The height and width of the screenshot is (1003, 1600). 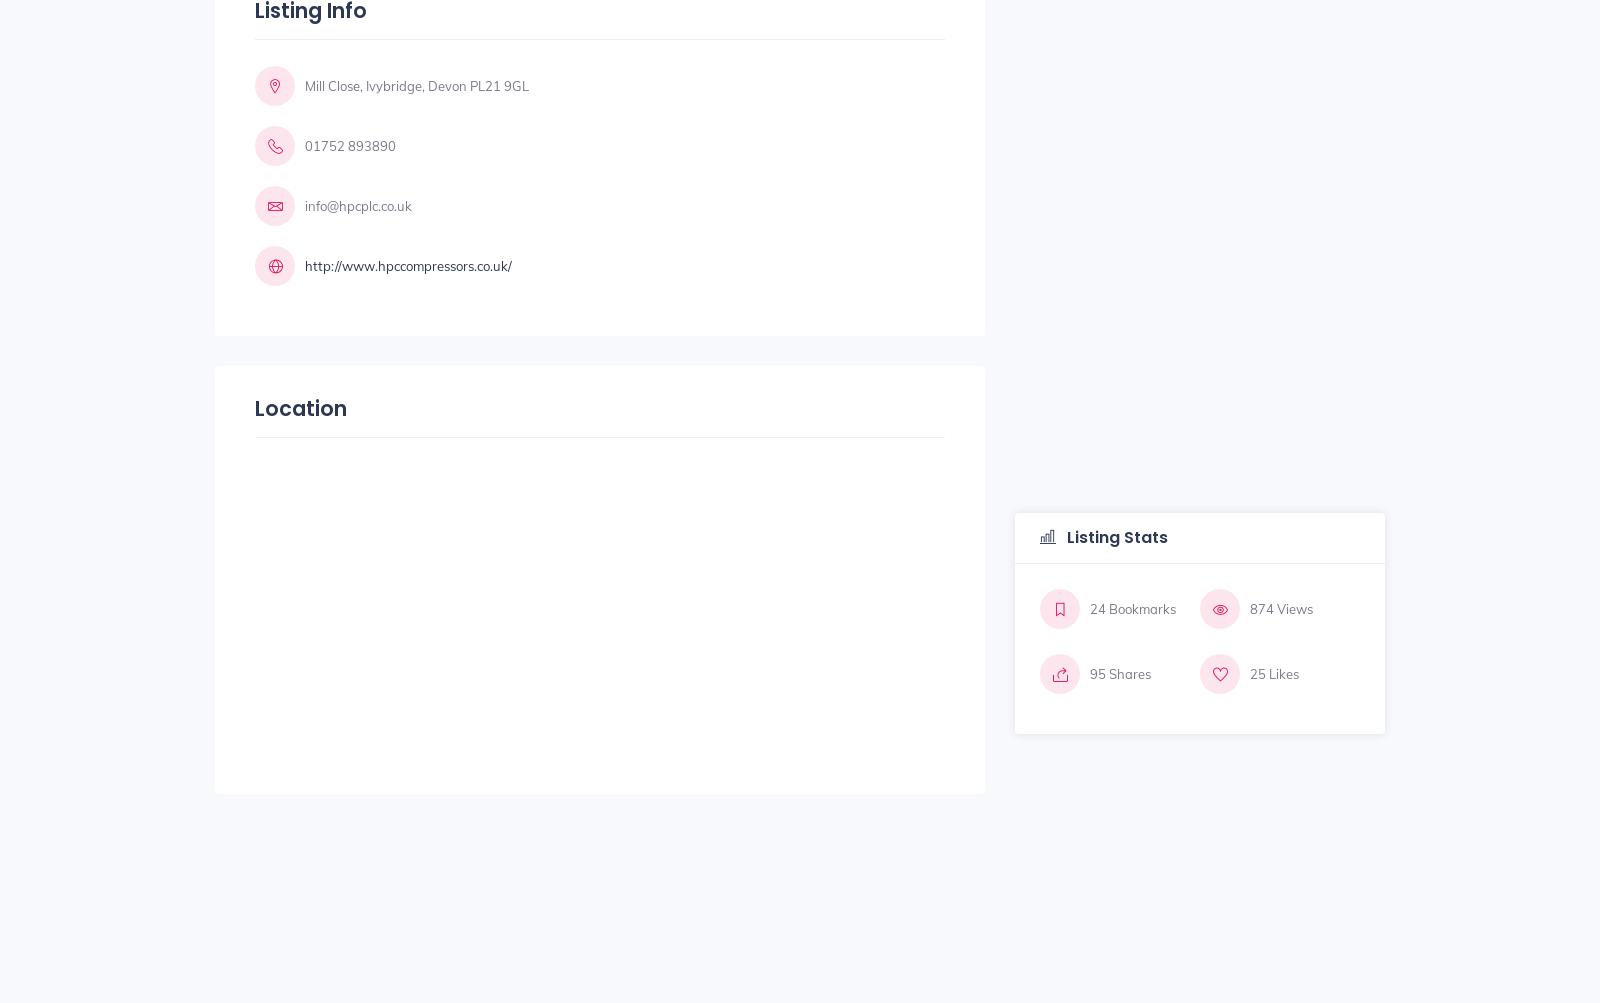 What do you see at coordinates (1063, 536) in the screenshot?
I see `'Listing Stats'` at bounding box center [1063, 536].